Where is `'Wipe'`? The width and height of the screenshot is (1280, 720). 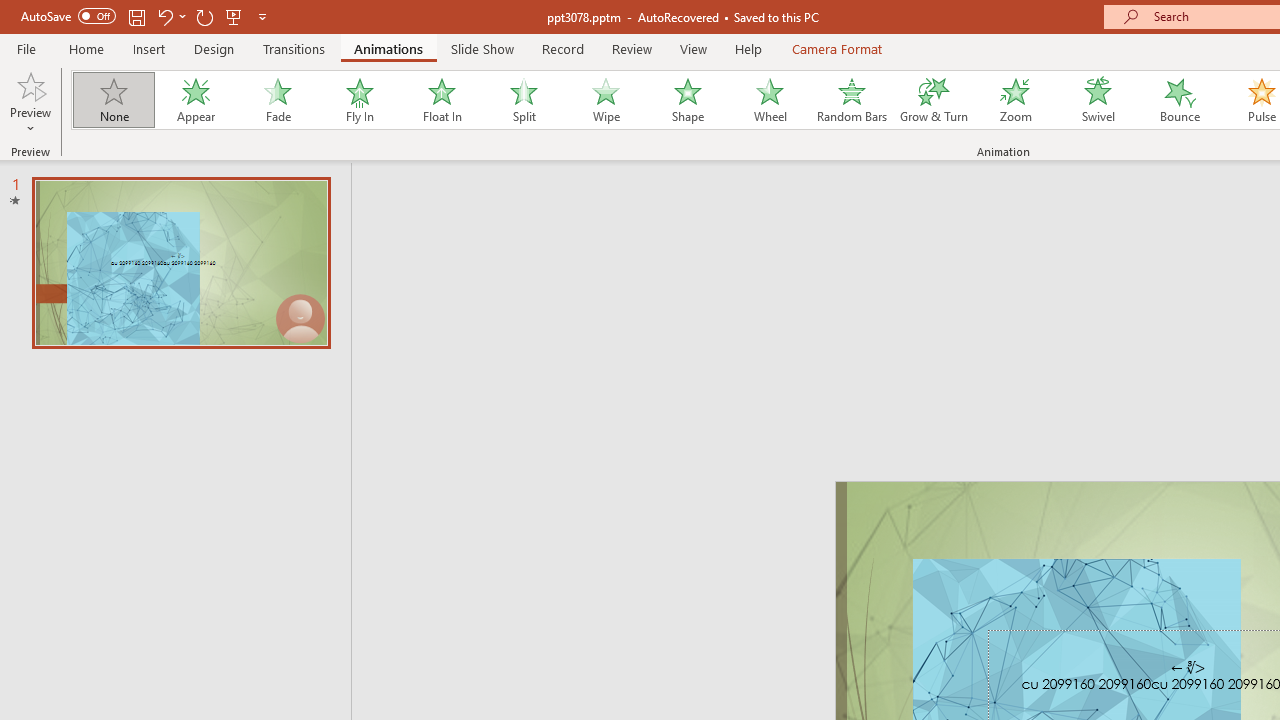
'Wipe' is located at coordinates (604, 100).